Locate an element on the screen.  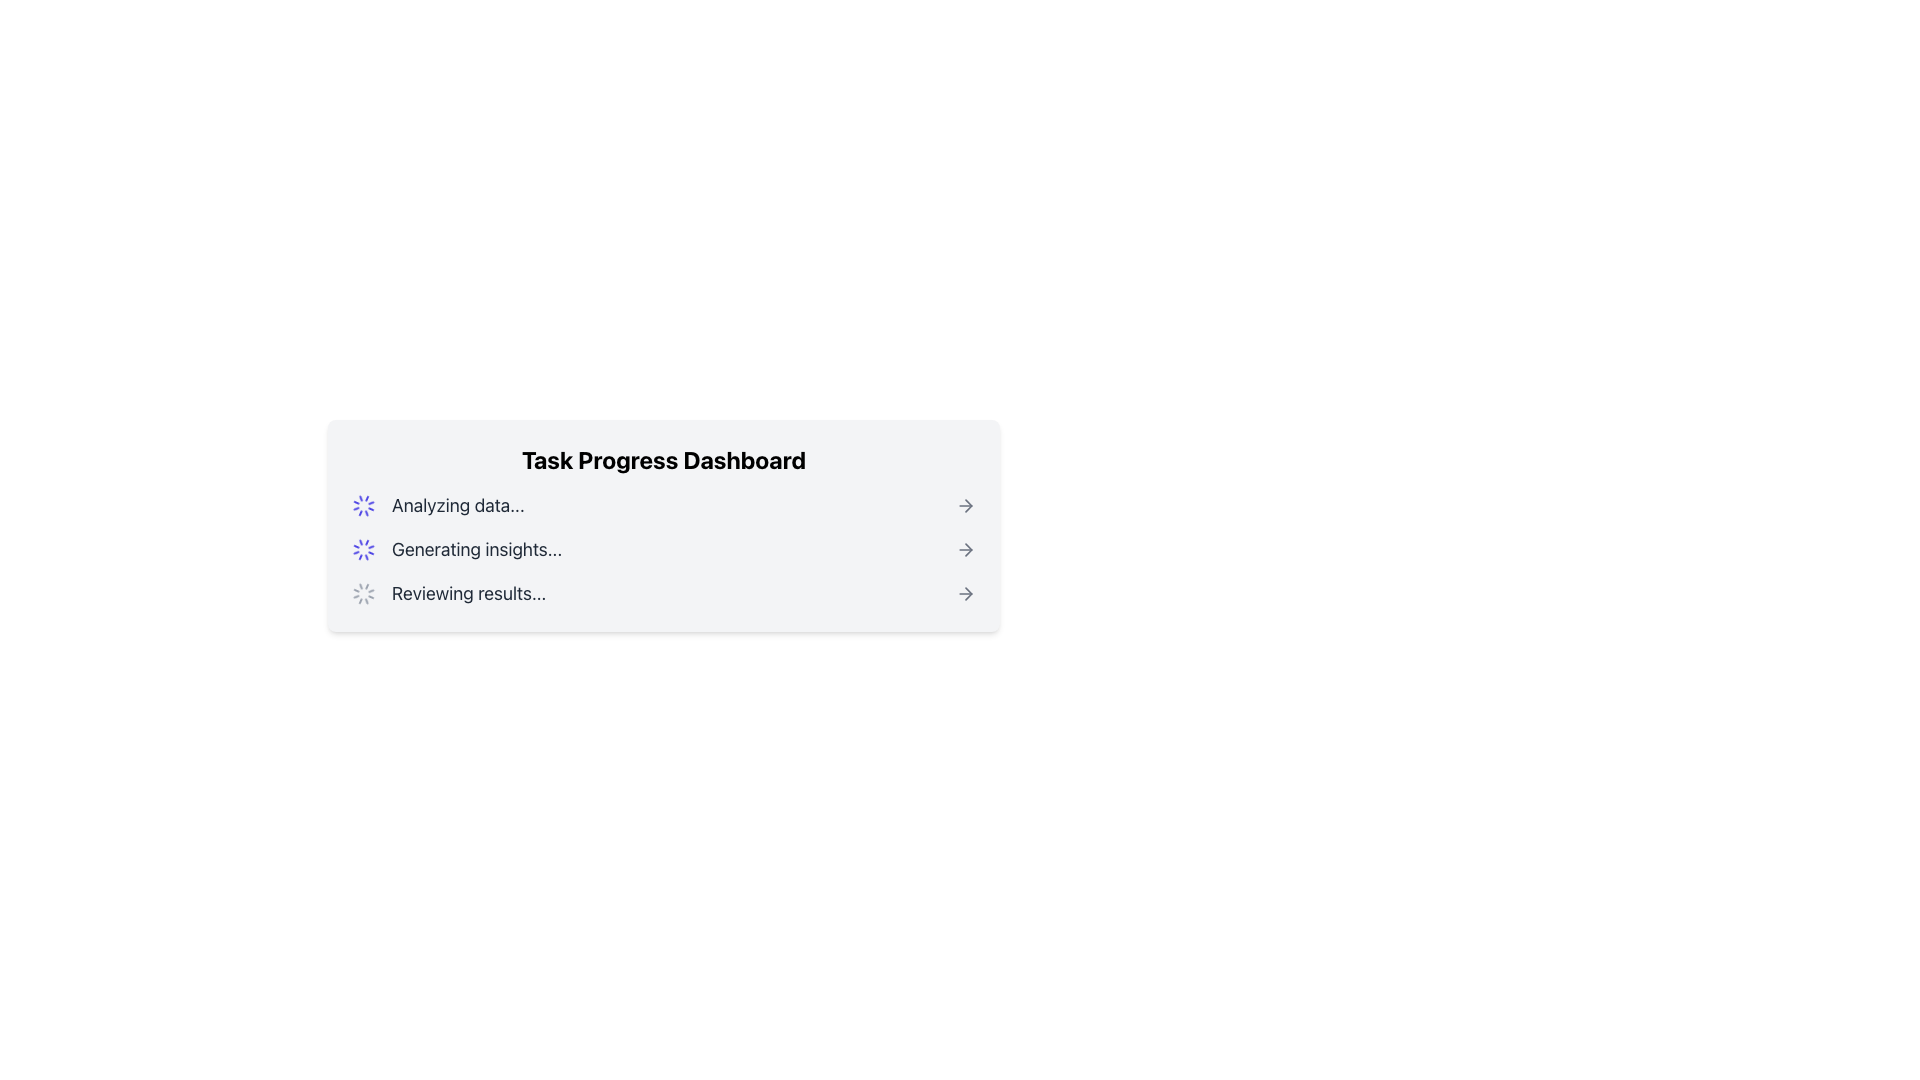
the Text Display element that informs the user of the current status in the 'Task Progress Dashboard', positioned between 'Analyzing data...' and 'Reviewing results...' is located at coordinates (476, 550).